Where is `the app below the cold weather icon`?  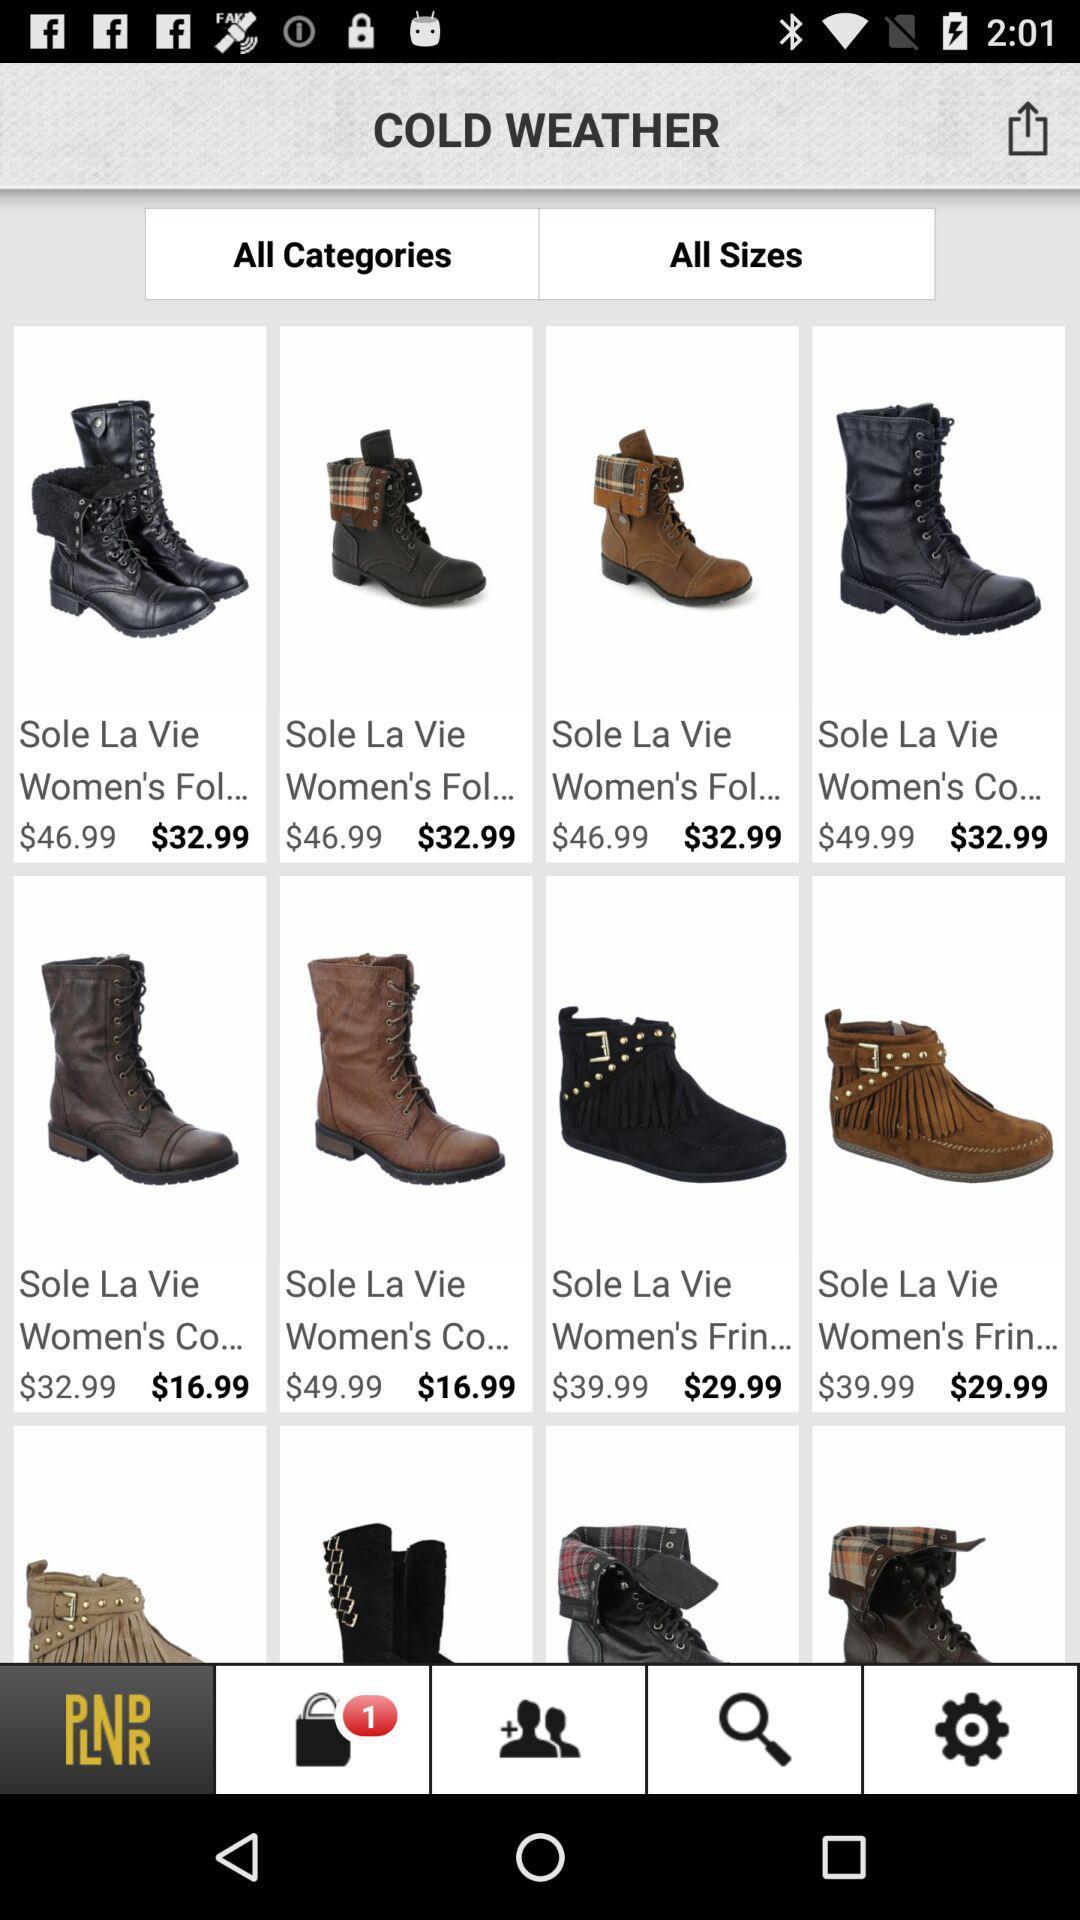
the app below the cold weather icon is located at coordinates (736, 252).